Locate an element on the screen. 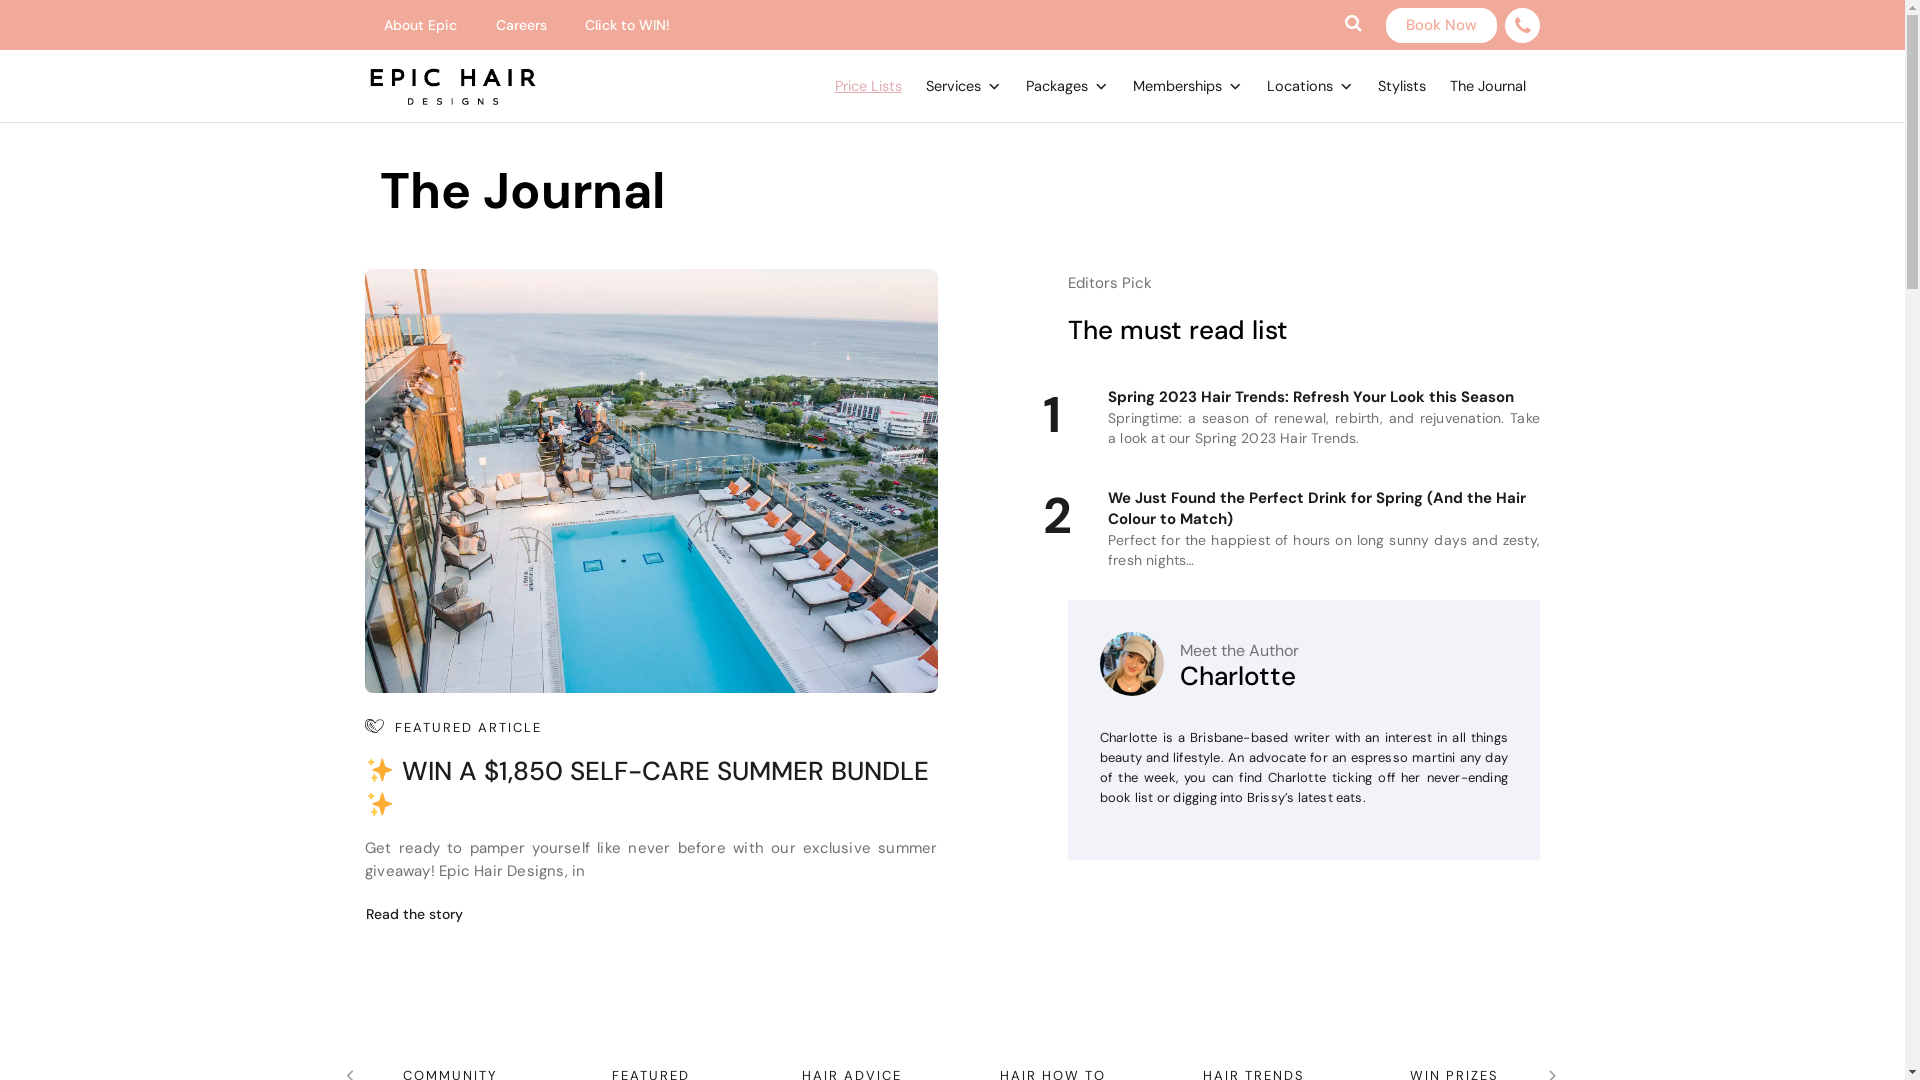 The image size is (1920, 1080). 'Services' is located at coordinates (964, 85).